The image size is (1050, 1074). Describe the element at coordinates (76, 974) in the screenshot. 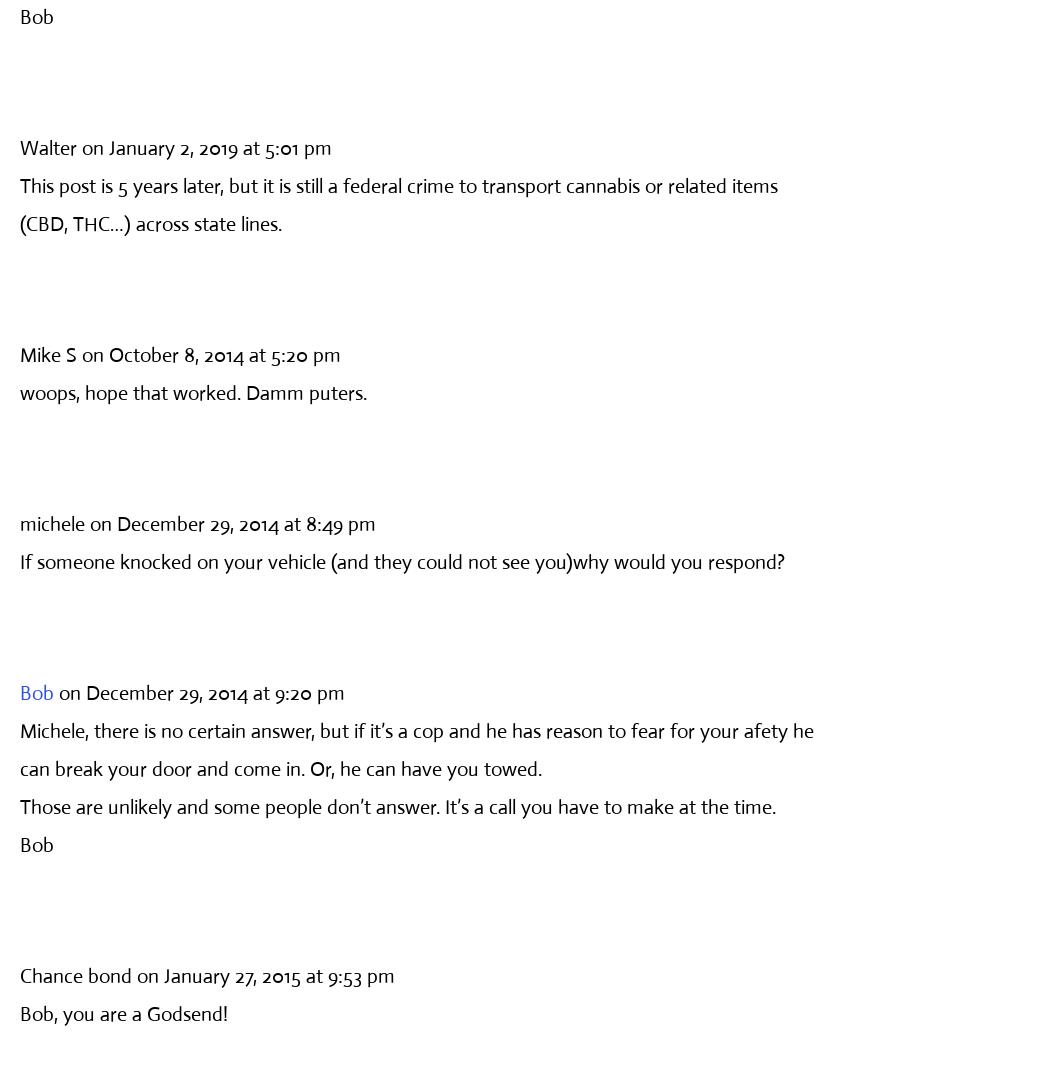

I see `'Chance bond'` at that location.